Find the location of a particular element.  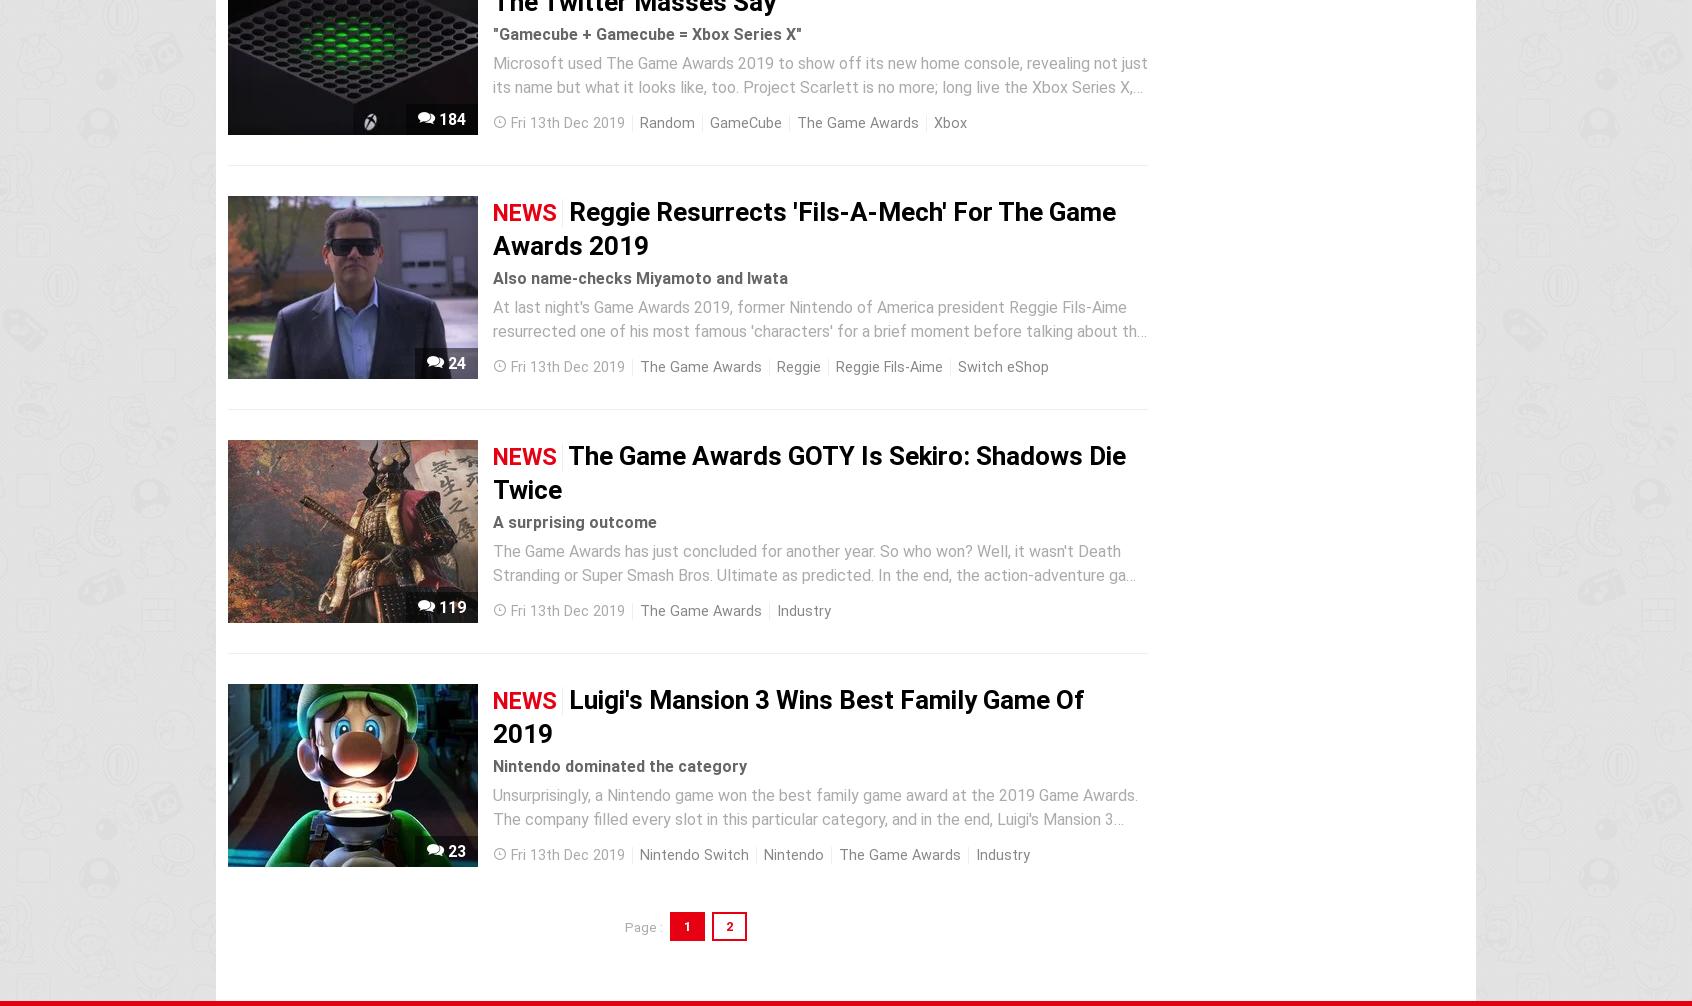

'Luigi's Mansion 3 Wins Best Family Game Of 2019' is located at coordinates (788, 716).